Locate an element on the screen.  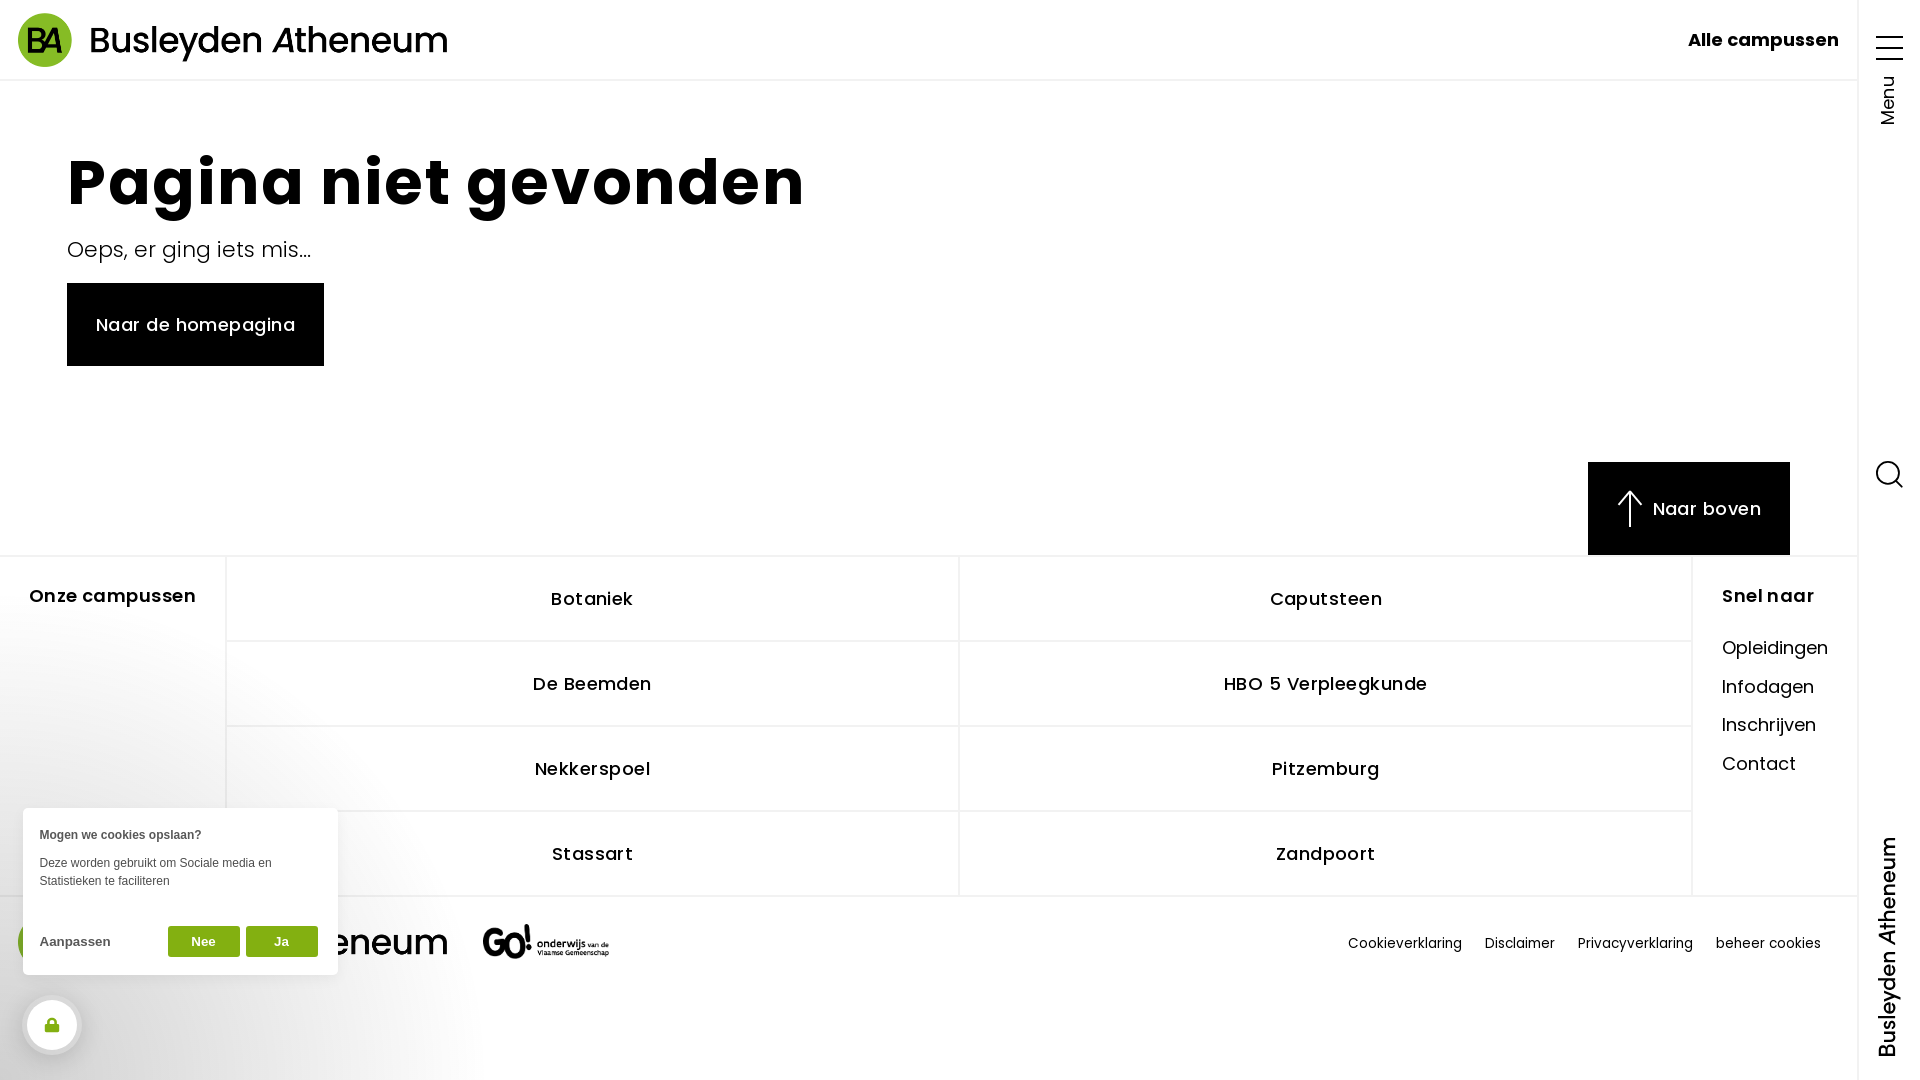
'Naar de homepagina' is located at coordinates (195, 323).